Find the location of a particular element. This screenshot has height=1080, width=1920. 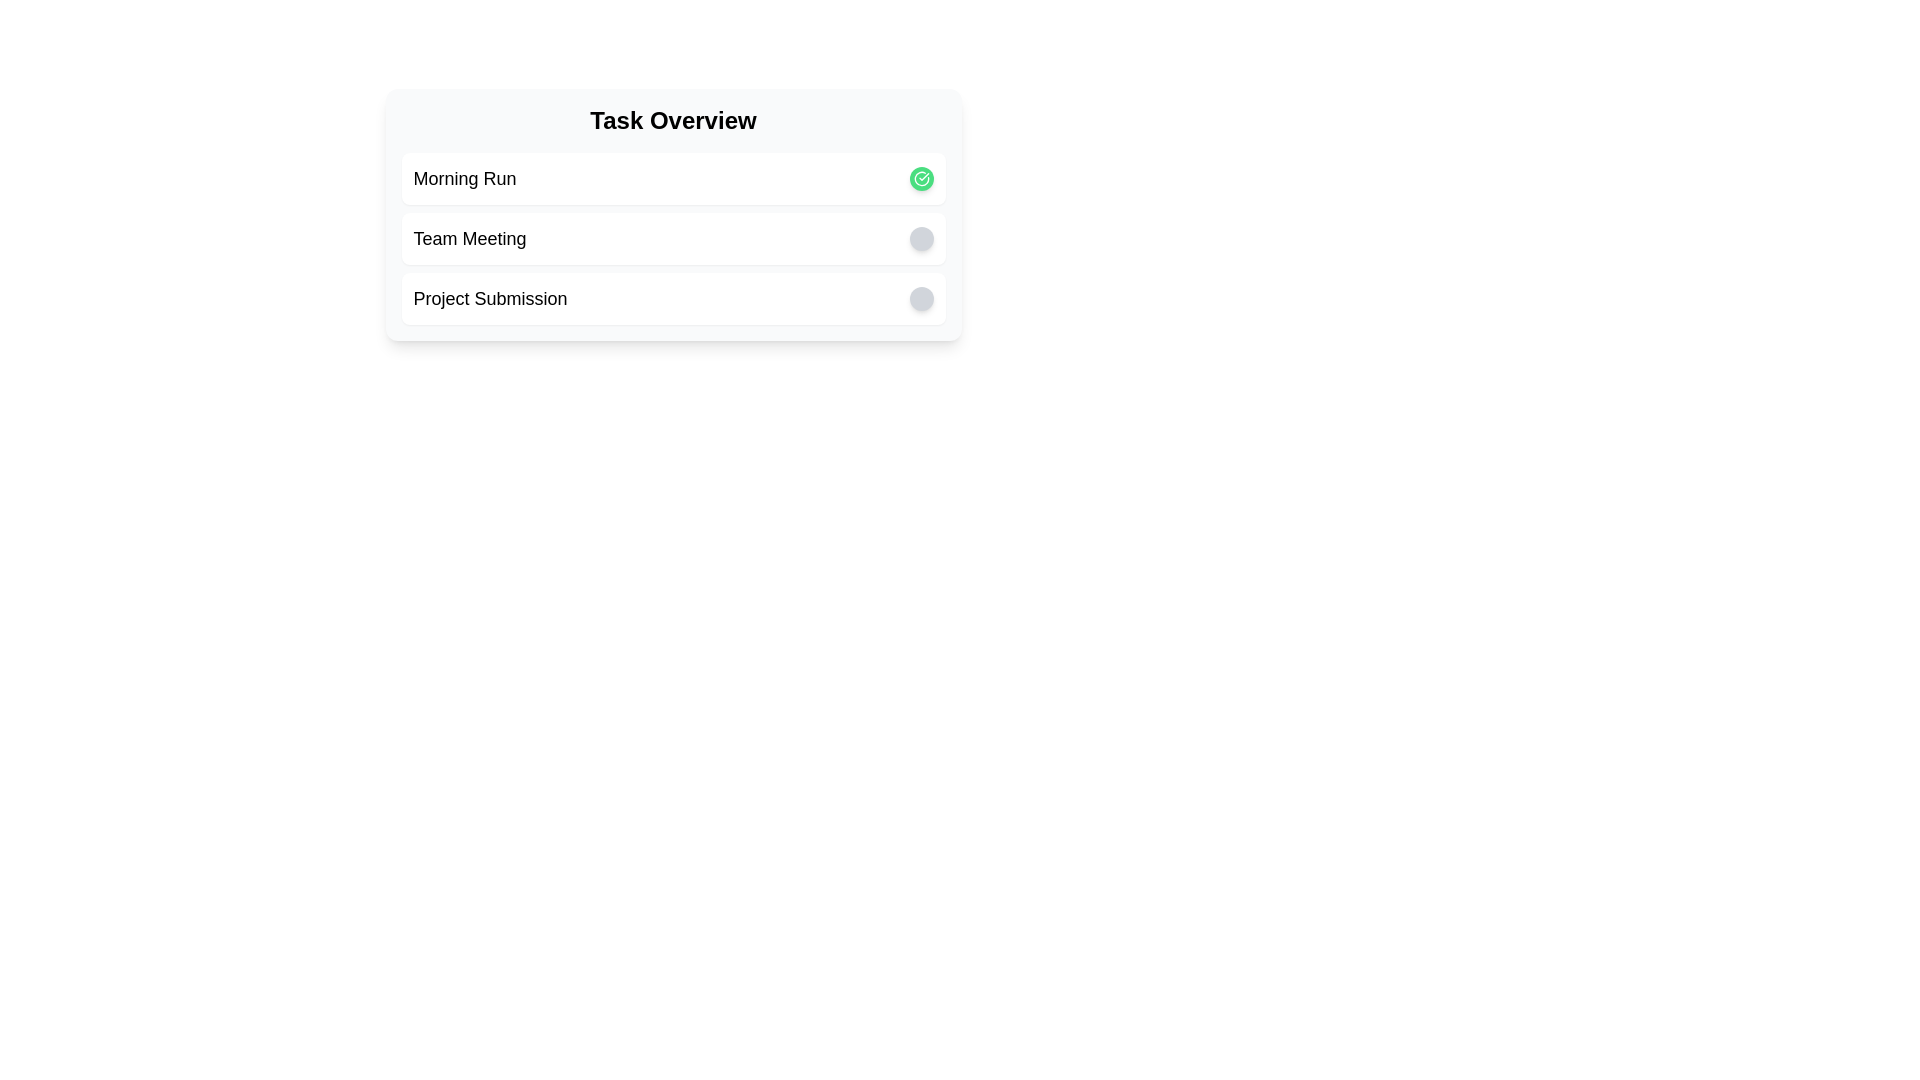

the circular green button with a white checkmark icon located at the far-right side of the 'Task Overview' section is located at coordinates (920, 177).